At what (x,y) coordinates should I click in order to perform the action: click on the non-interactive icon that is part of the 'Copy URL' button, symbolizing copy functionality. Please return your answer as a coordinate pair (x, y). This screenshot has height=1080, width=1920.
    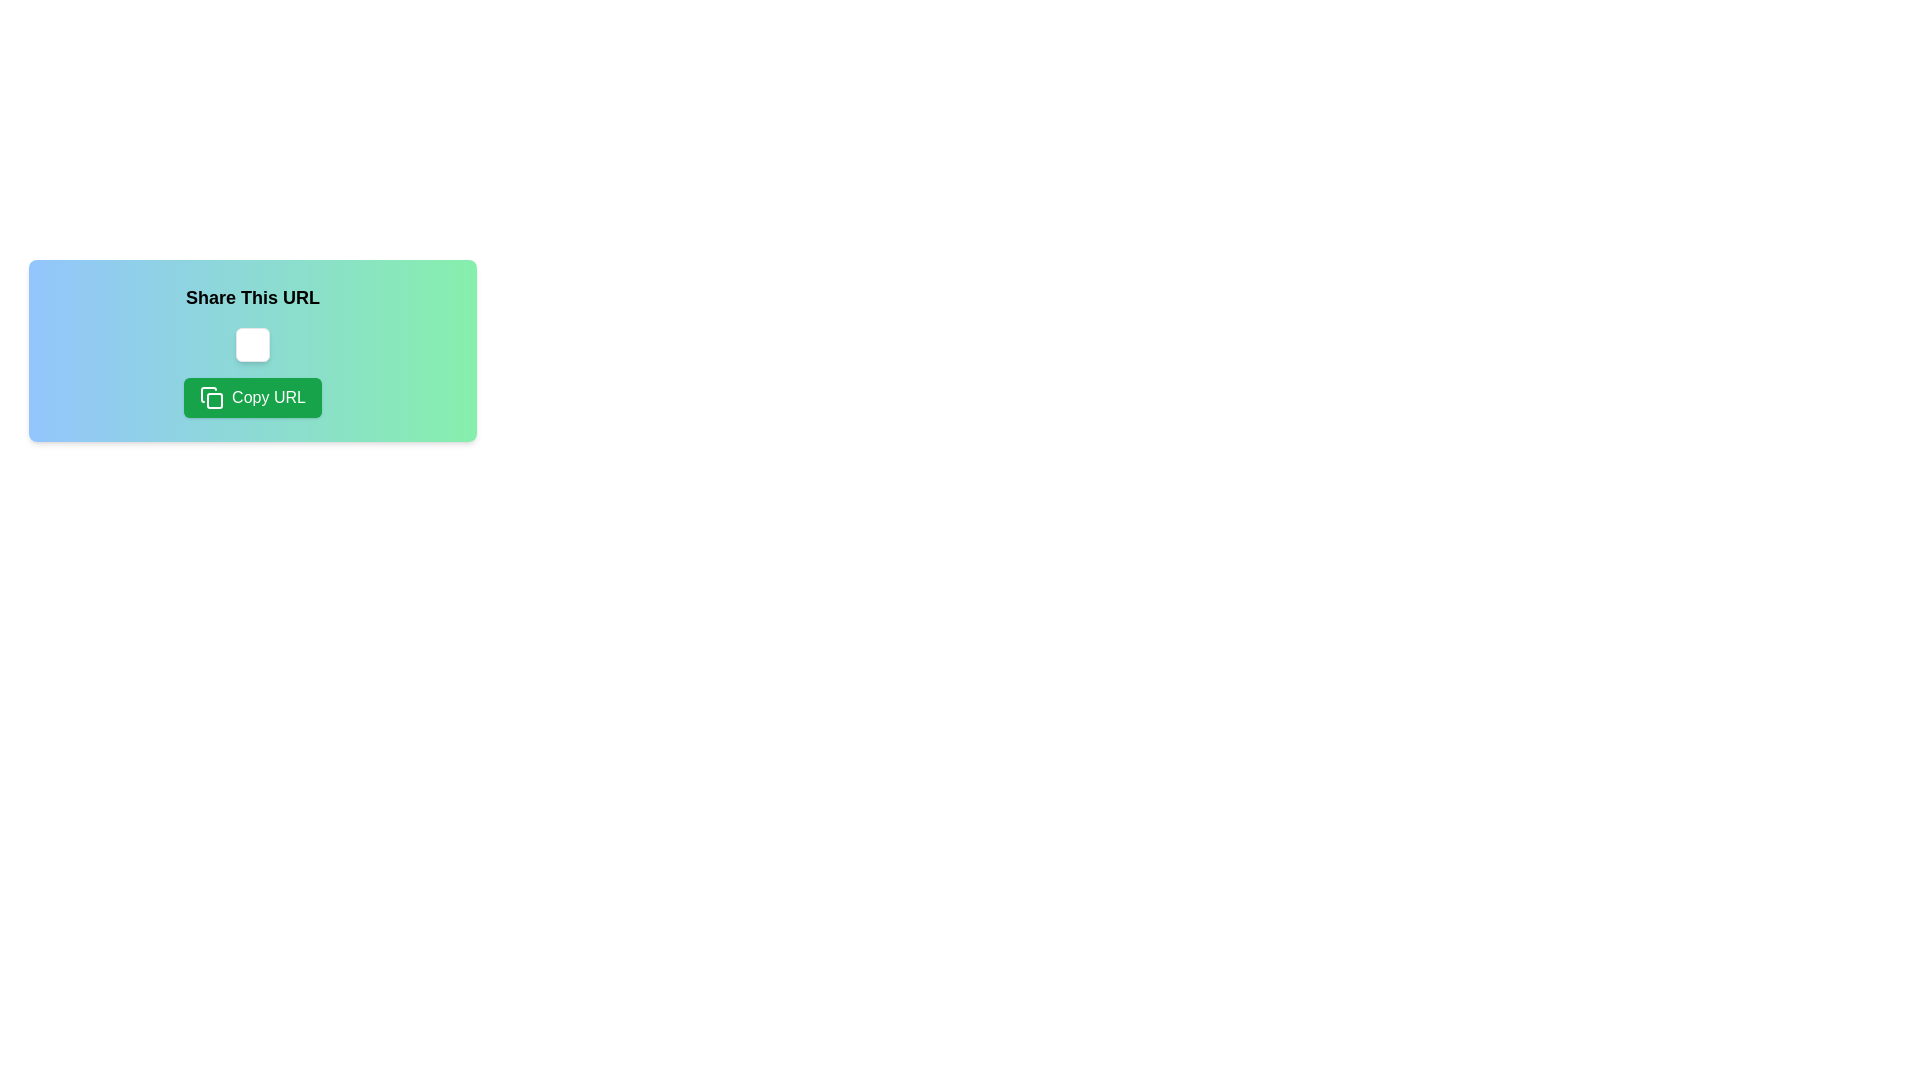
    Looking at the image, I should click on (215, 401).